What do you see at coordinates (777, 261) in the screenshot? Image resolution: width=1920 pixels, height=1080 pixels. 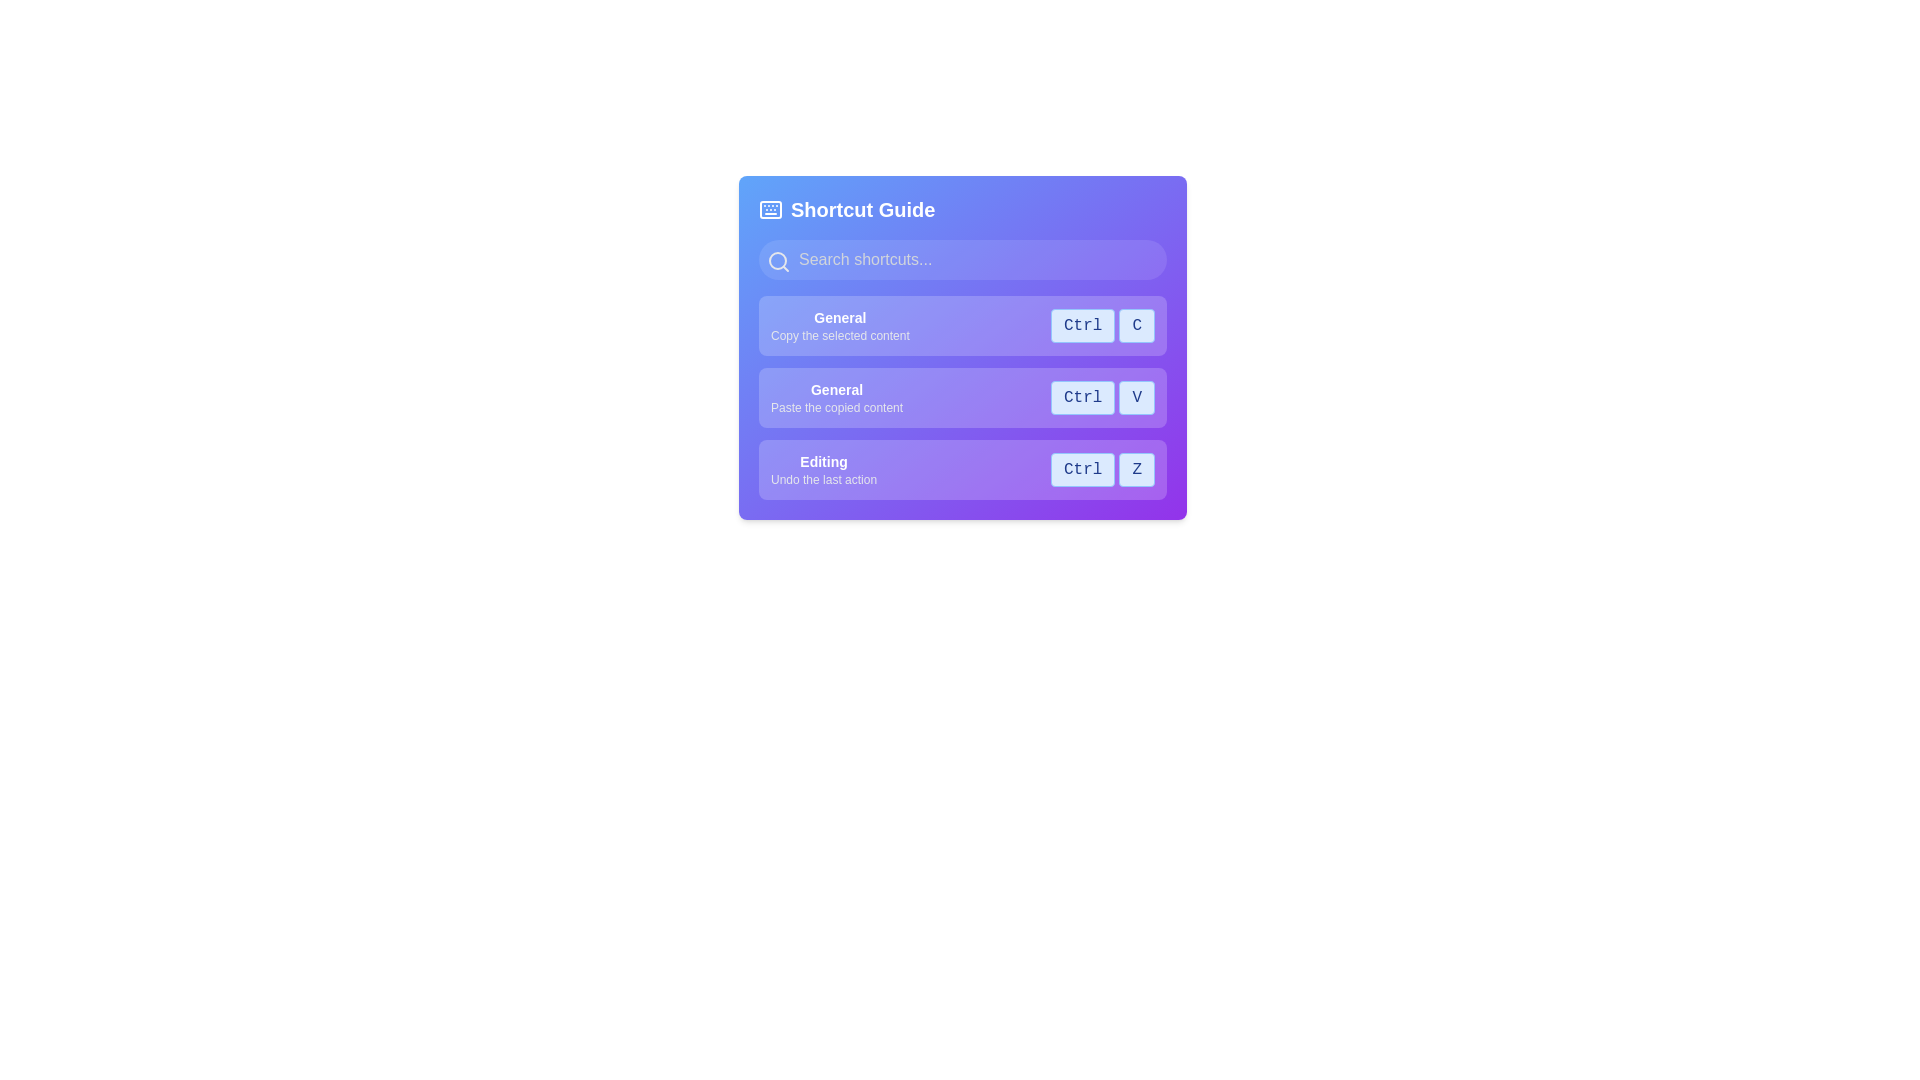 I see `the magnifying glass icon located in the upper left corner of the search input field within the 'Shortcut Guide' section for interactive functionality` at bounding box center [777, 261].